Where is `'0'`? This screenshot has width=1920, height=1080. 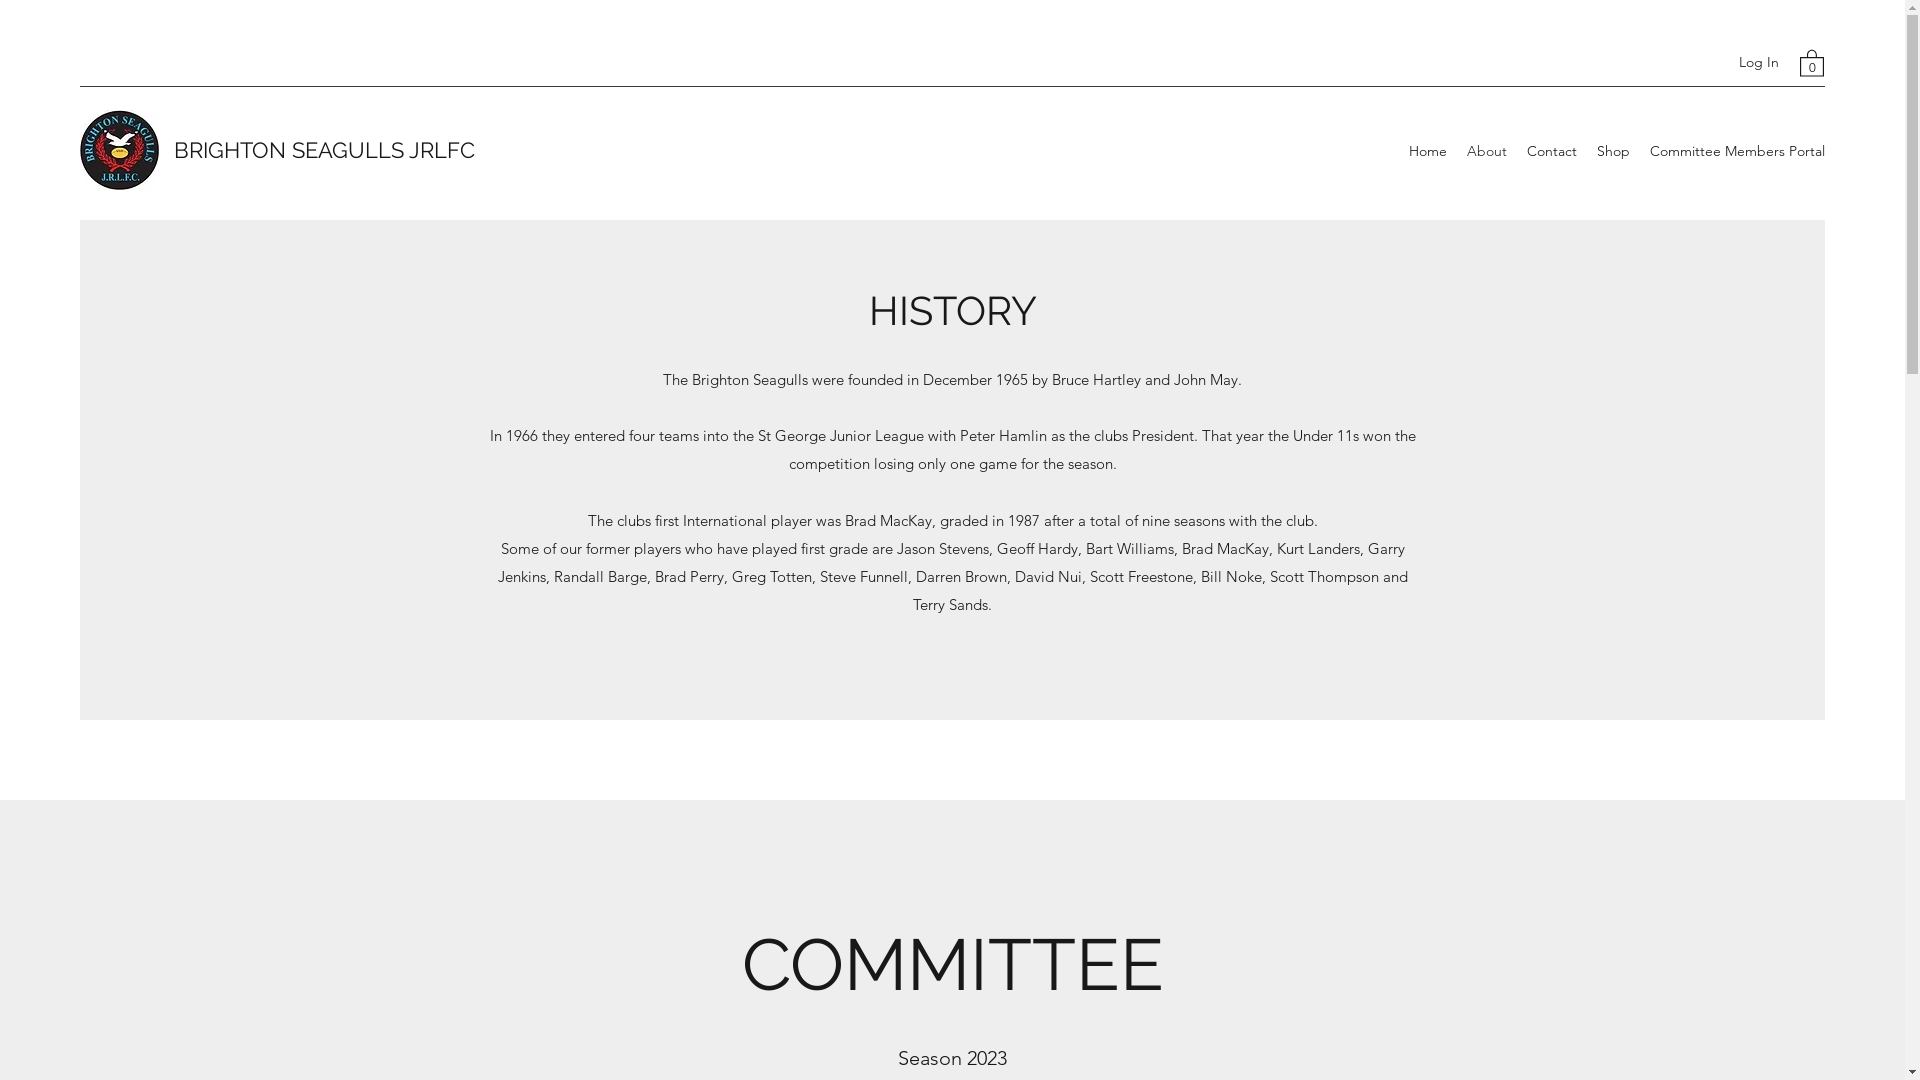 '0' is located at coordinates (1811, 61).